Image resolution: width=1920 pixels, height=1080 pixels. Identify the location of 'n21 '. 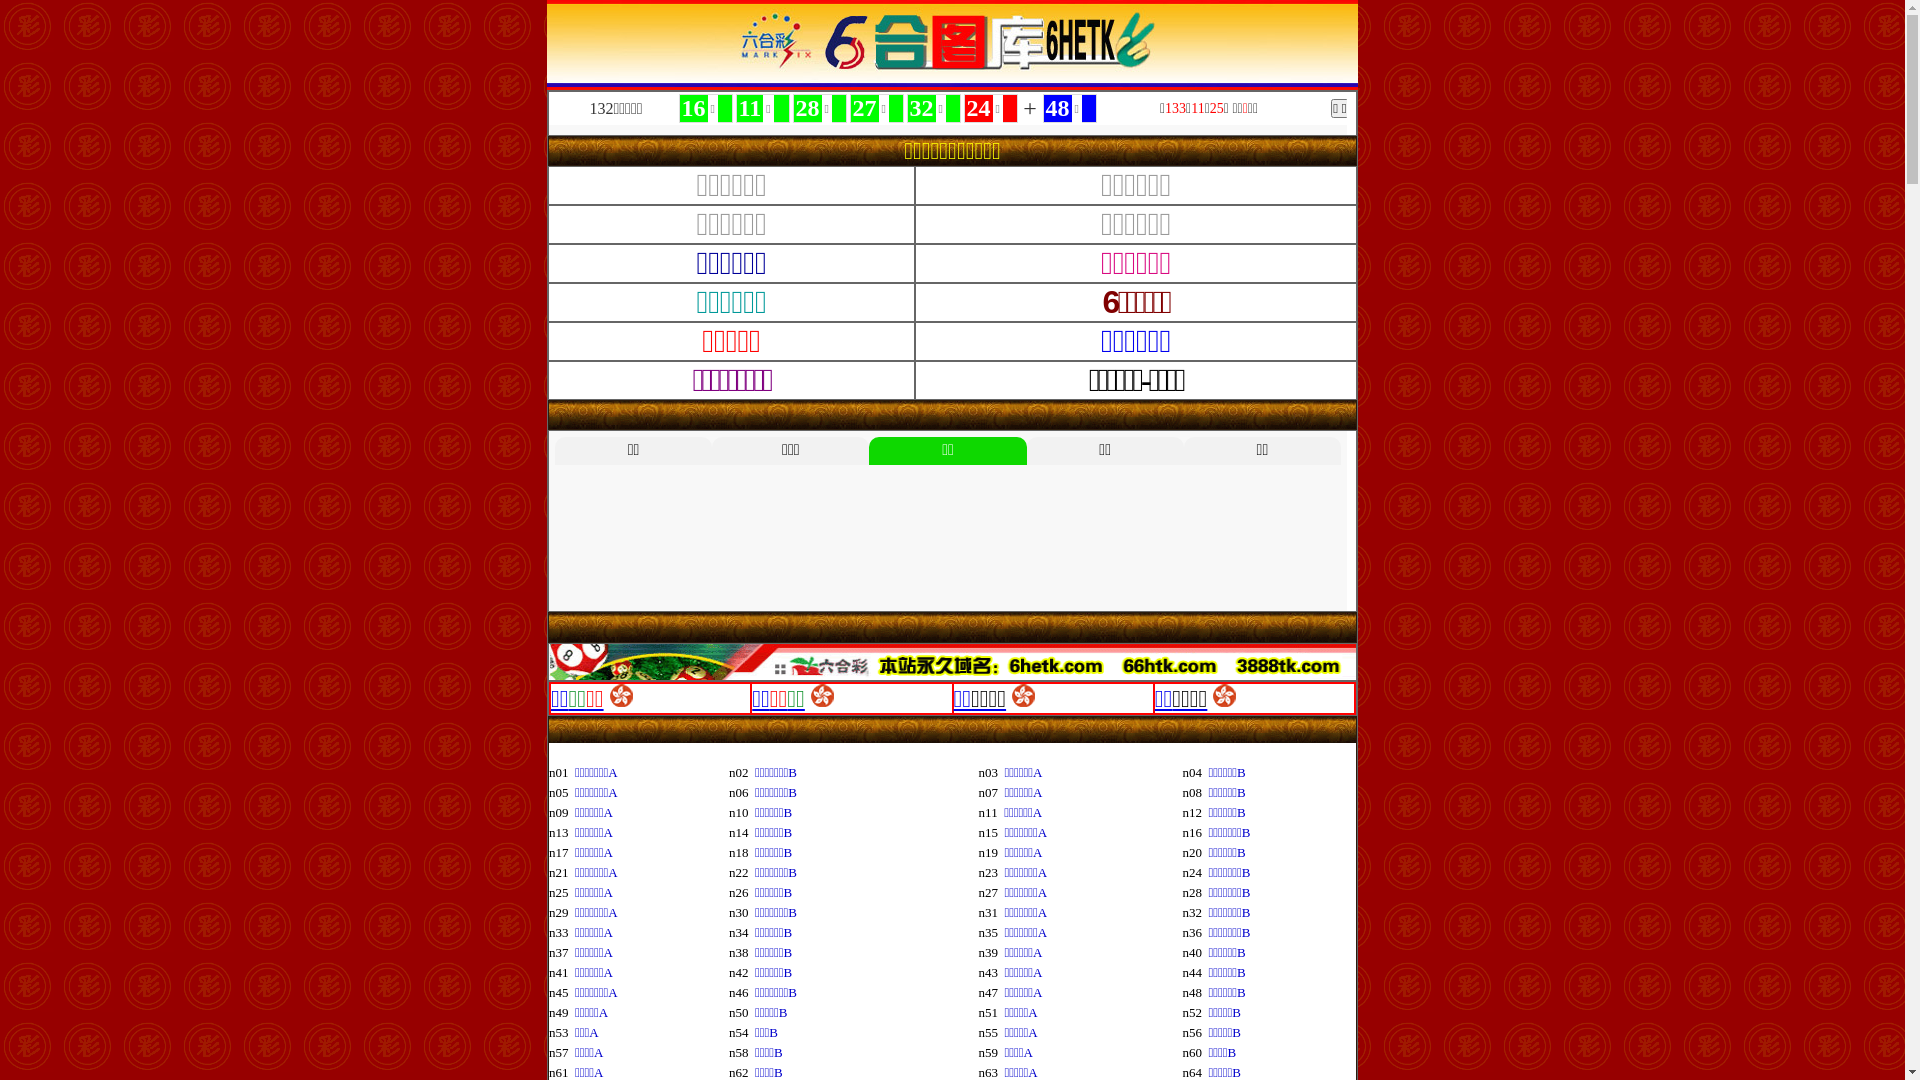
(560, 871).